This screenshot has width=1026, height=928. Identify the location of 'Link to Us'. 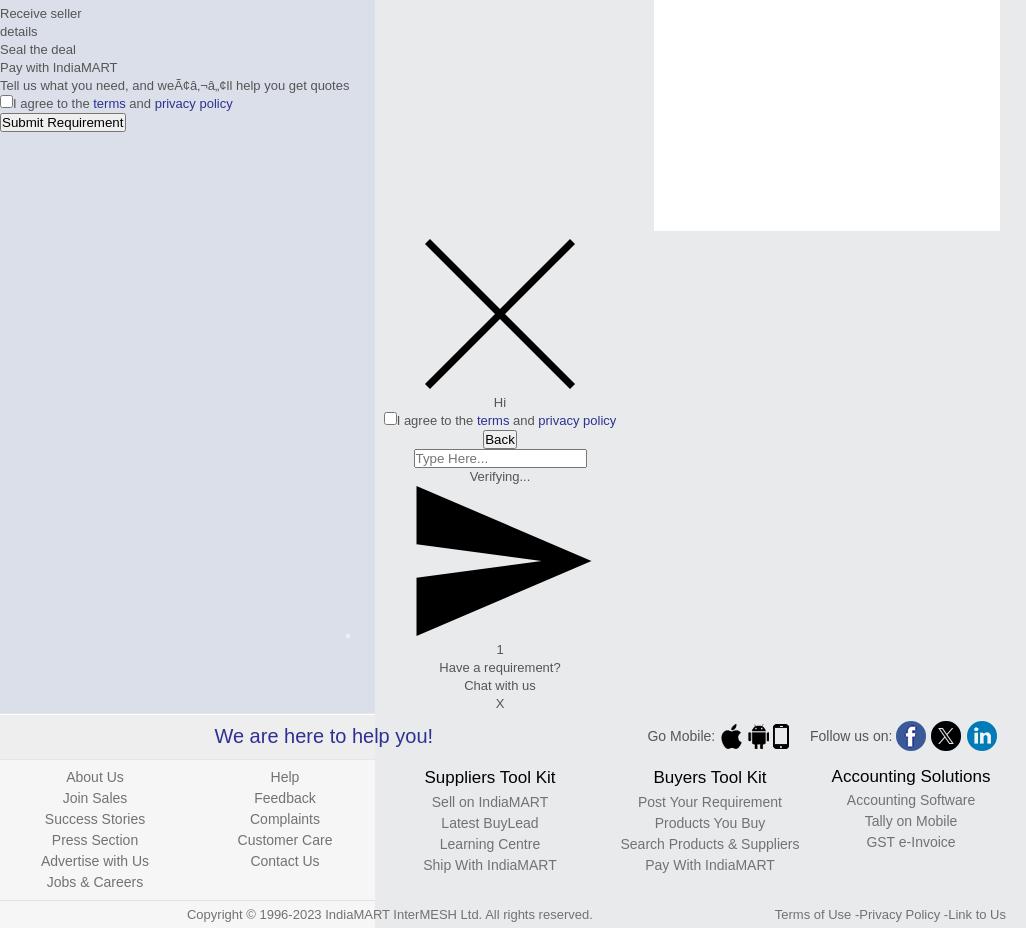
(975, 914).